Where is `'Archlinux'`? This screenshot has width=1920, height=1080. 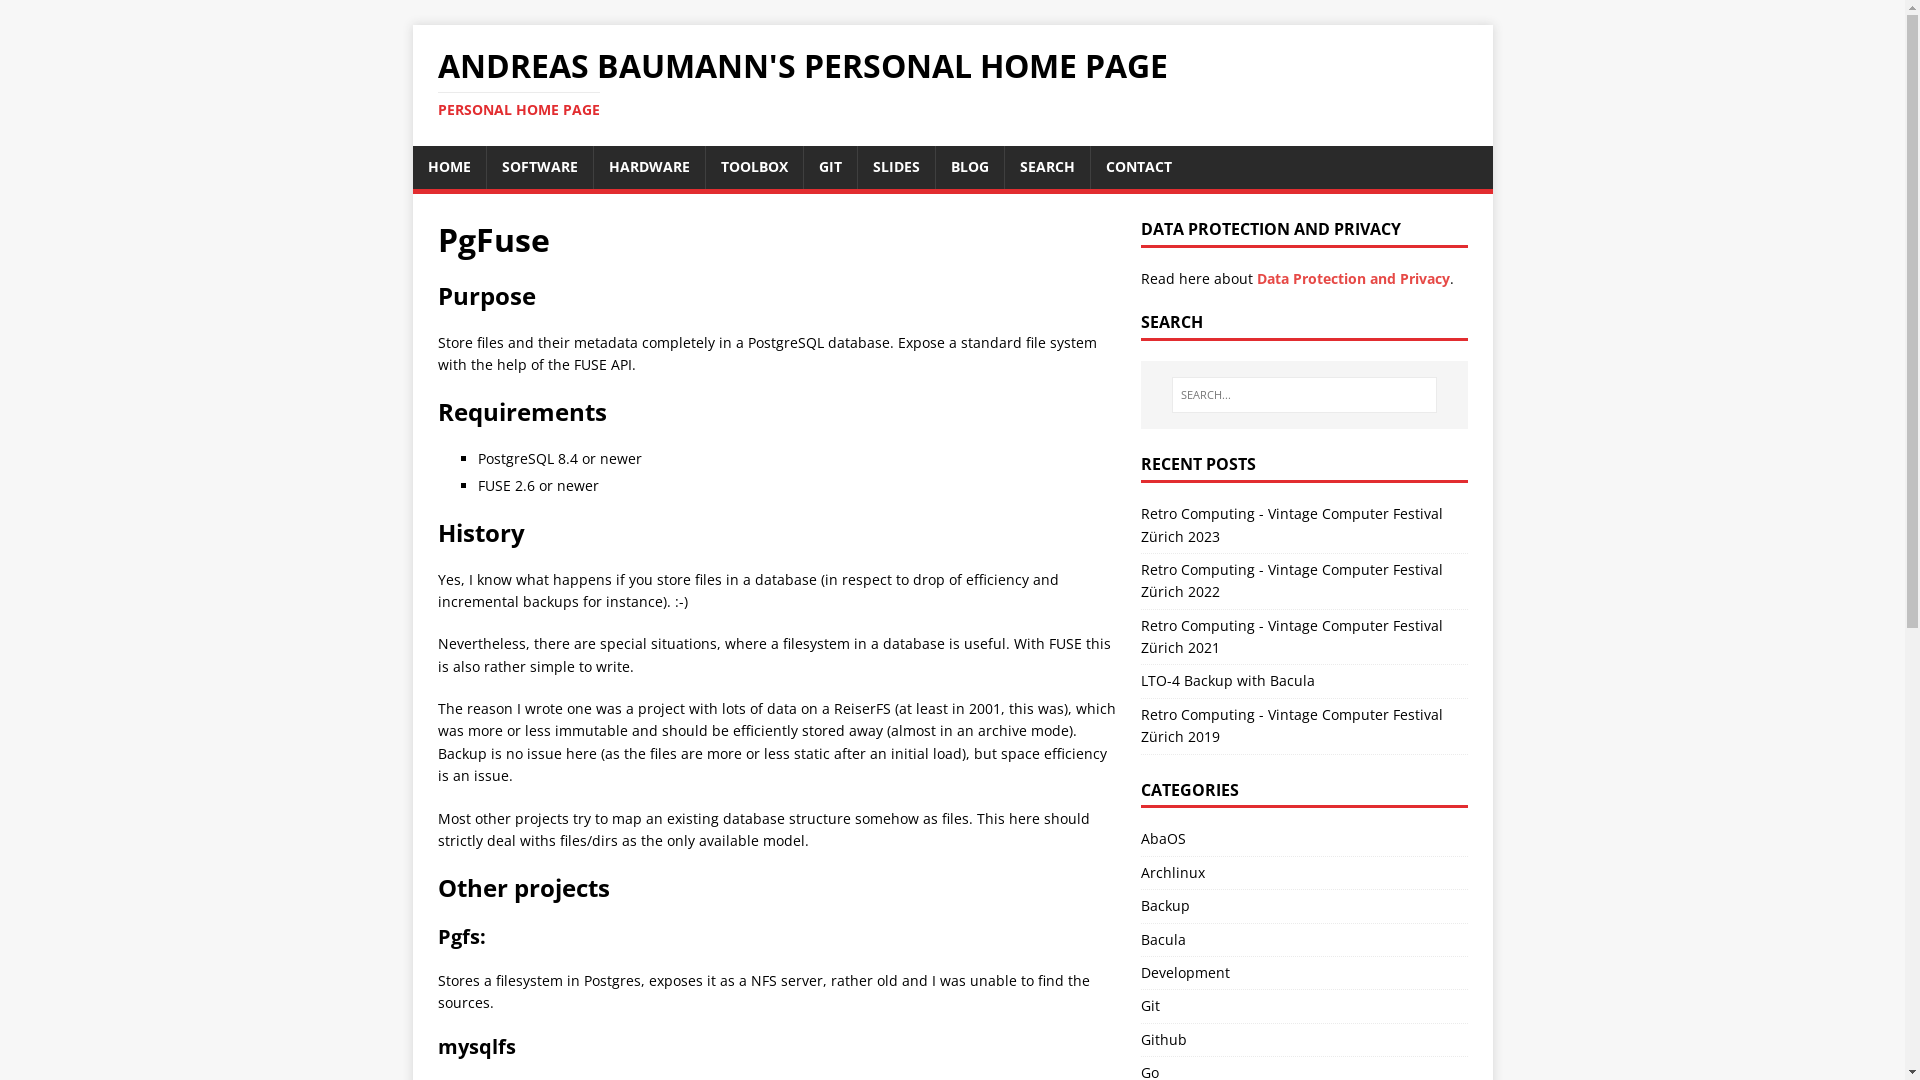
'Archlinux' is located at coordinates (1172, 871).